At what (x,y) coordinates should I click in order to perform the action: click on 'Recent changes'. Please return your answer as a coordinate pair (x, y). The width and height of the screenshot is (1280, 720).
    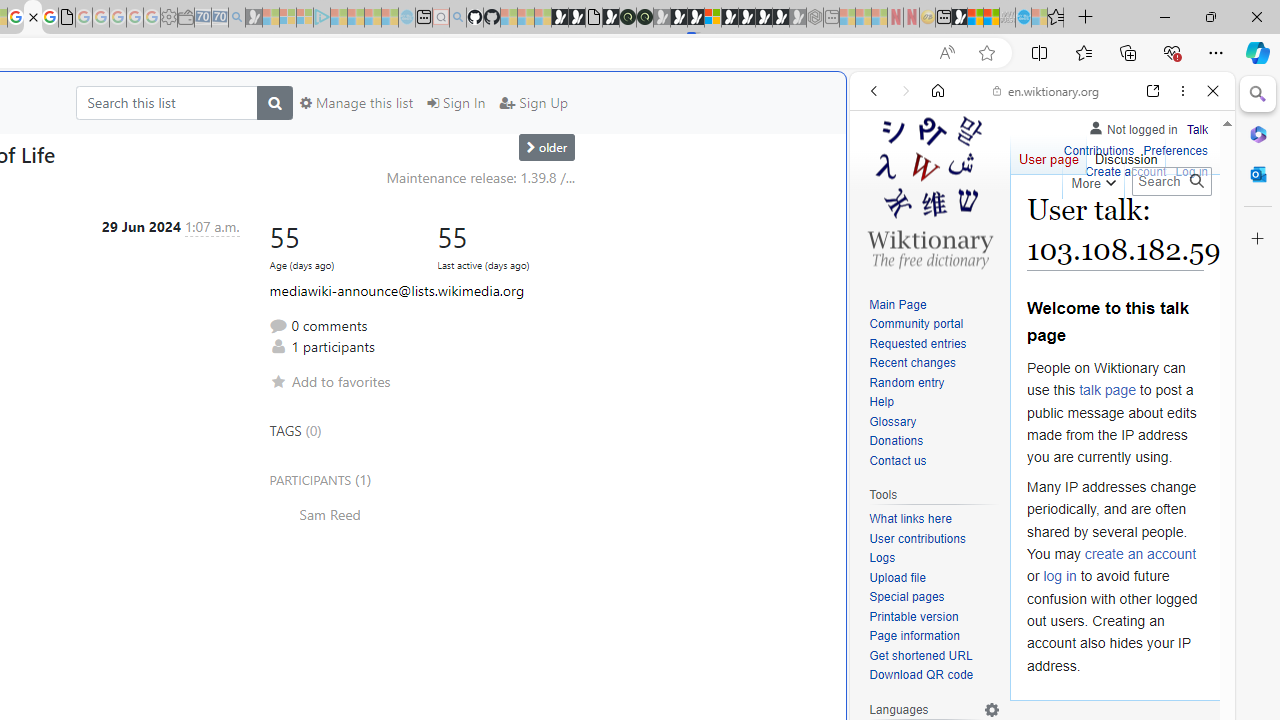
    Looking at the image, I should click on (911, 363).